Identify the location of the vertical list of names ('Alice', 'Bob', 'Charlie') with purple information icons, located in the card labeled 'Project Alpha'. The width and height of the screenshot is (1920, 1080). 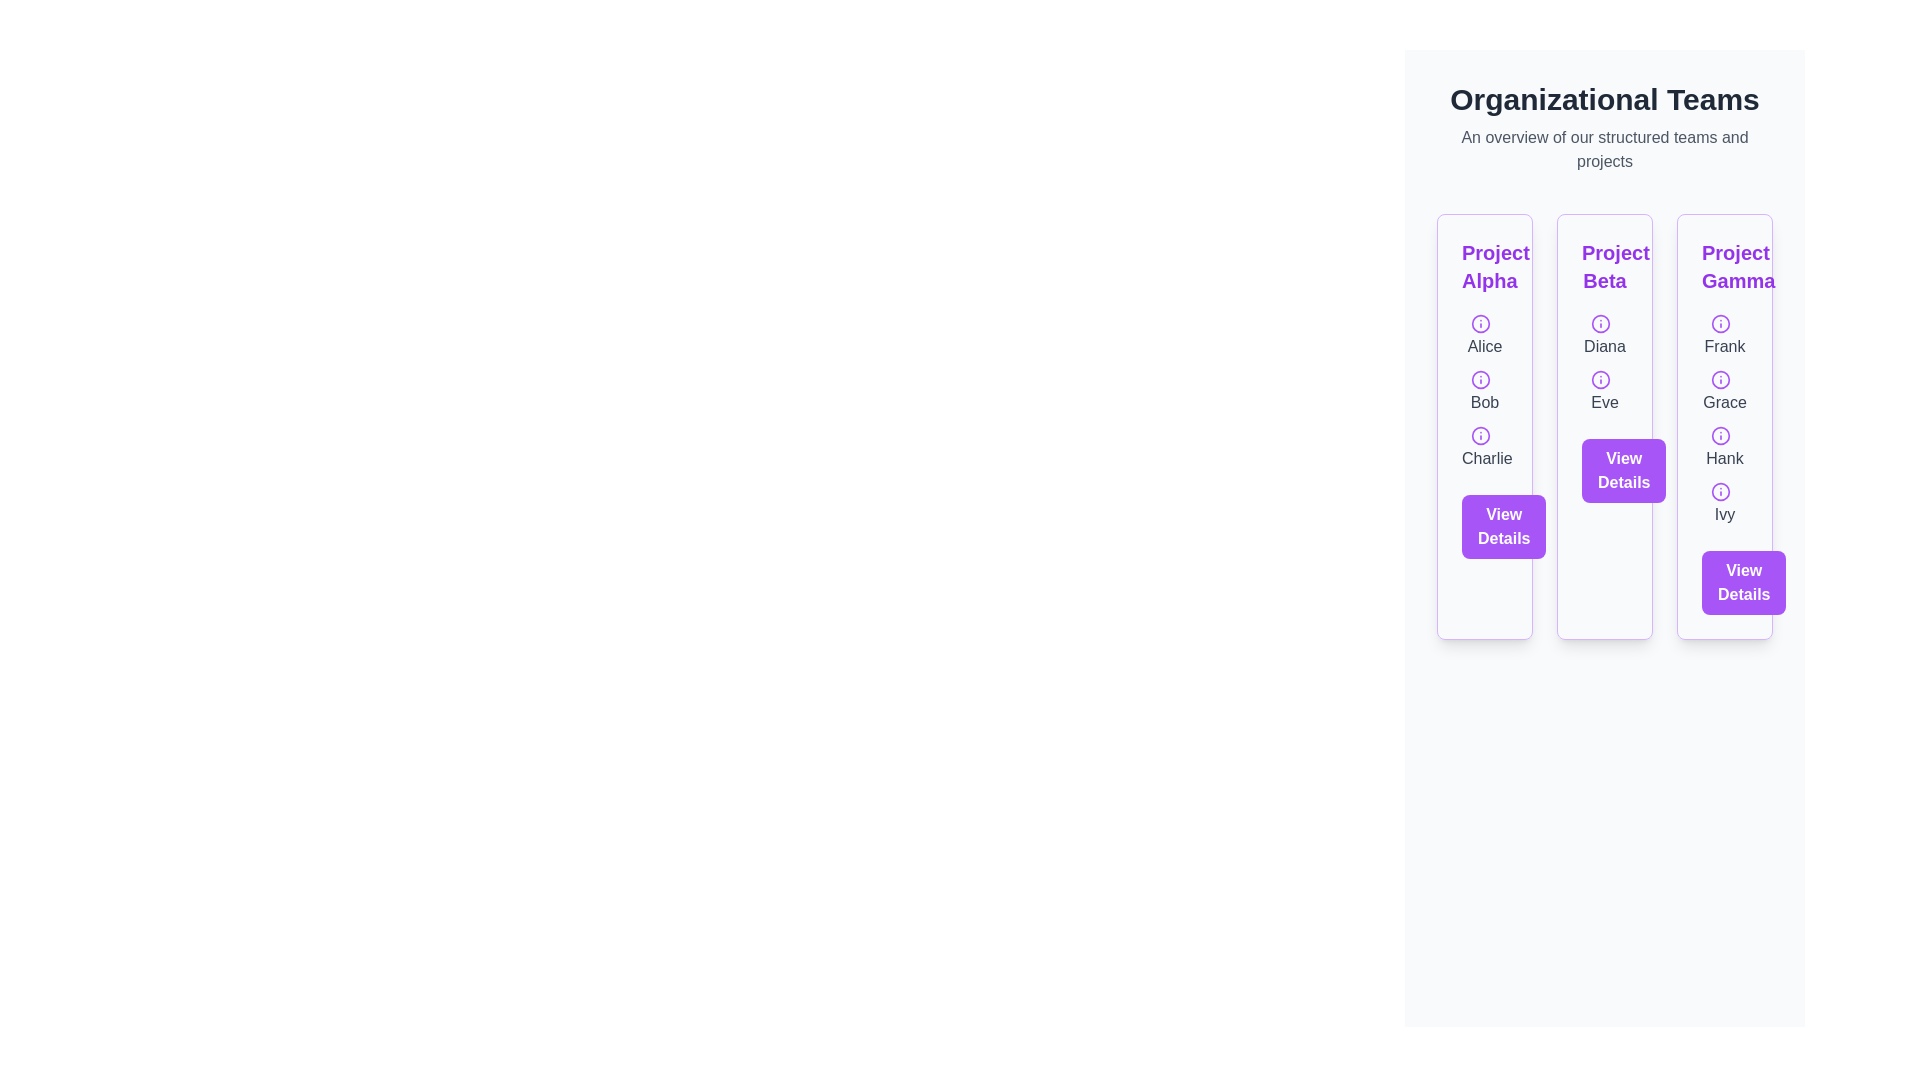
(1484, 390).